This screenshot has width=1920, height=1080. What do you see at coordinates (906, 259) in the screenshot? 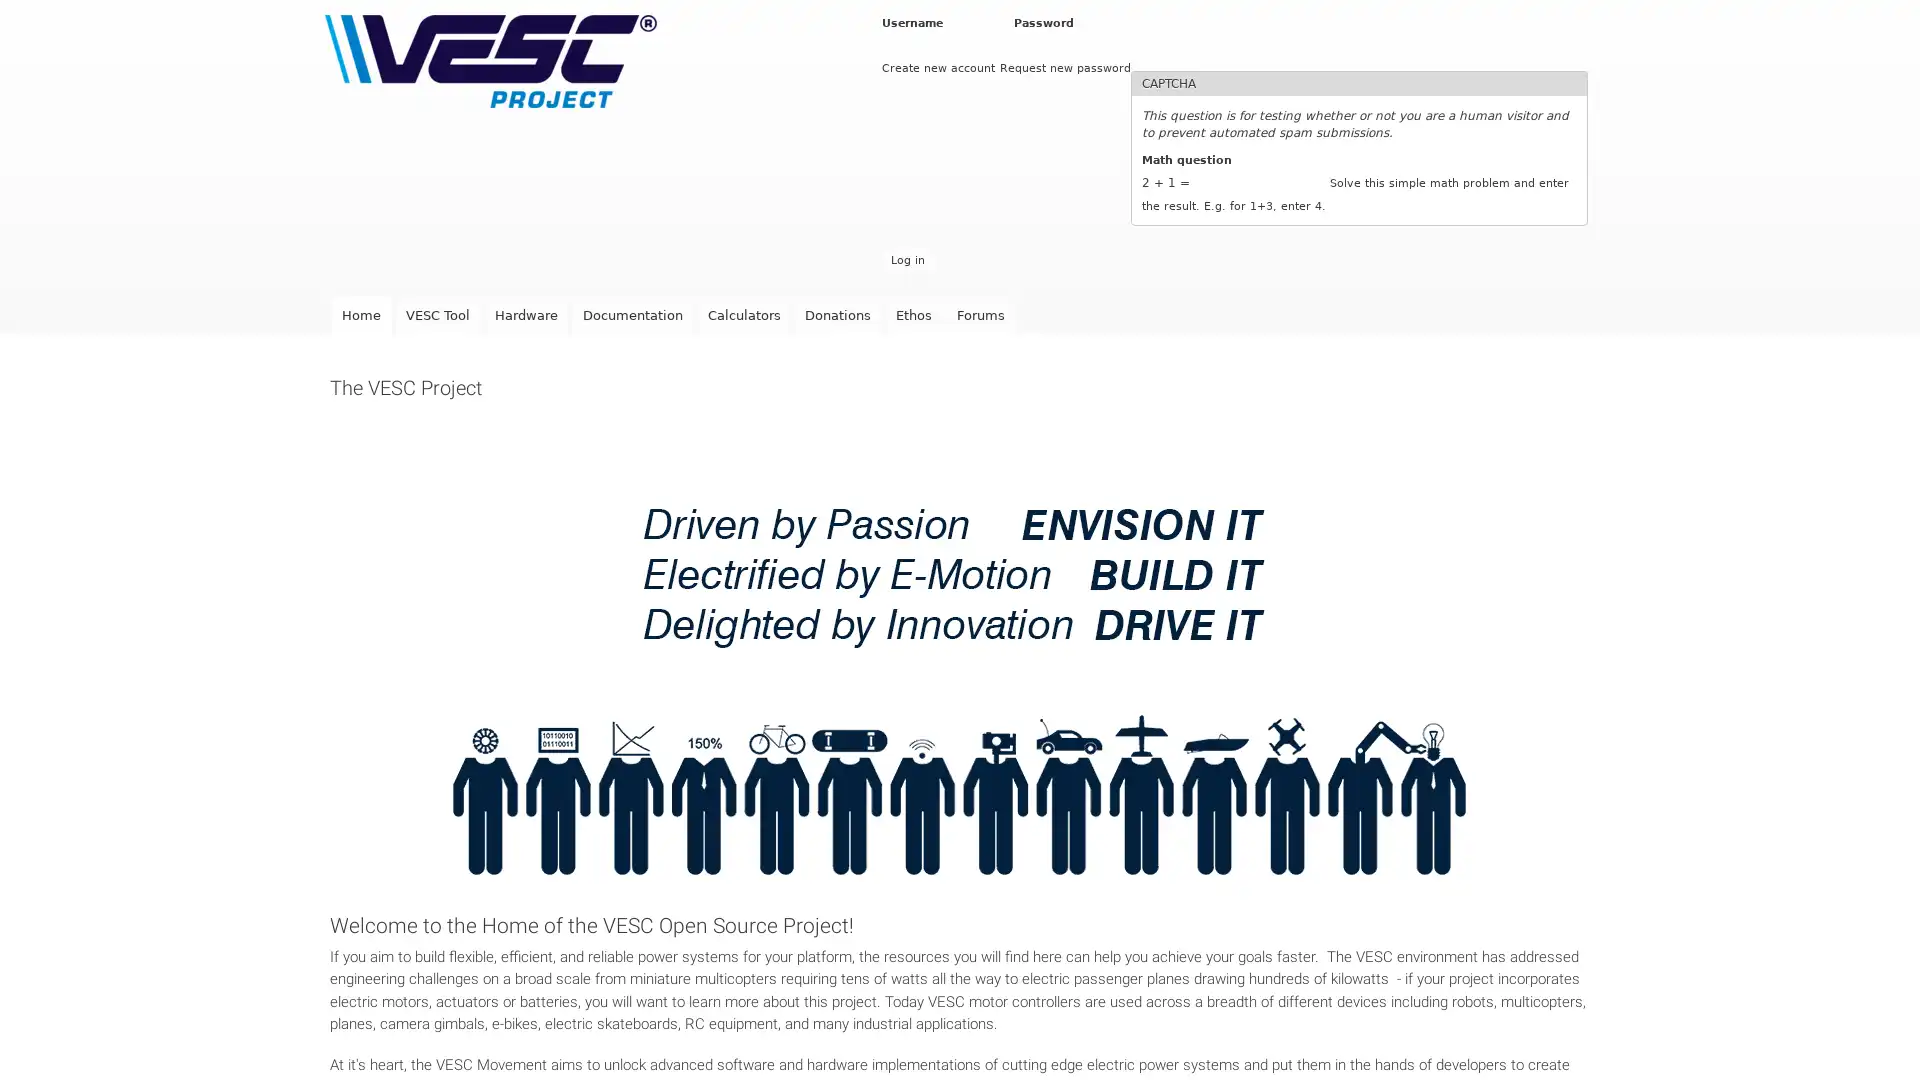
I see `Log in` at bounding box center [906, 259].